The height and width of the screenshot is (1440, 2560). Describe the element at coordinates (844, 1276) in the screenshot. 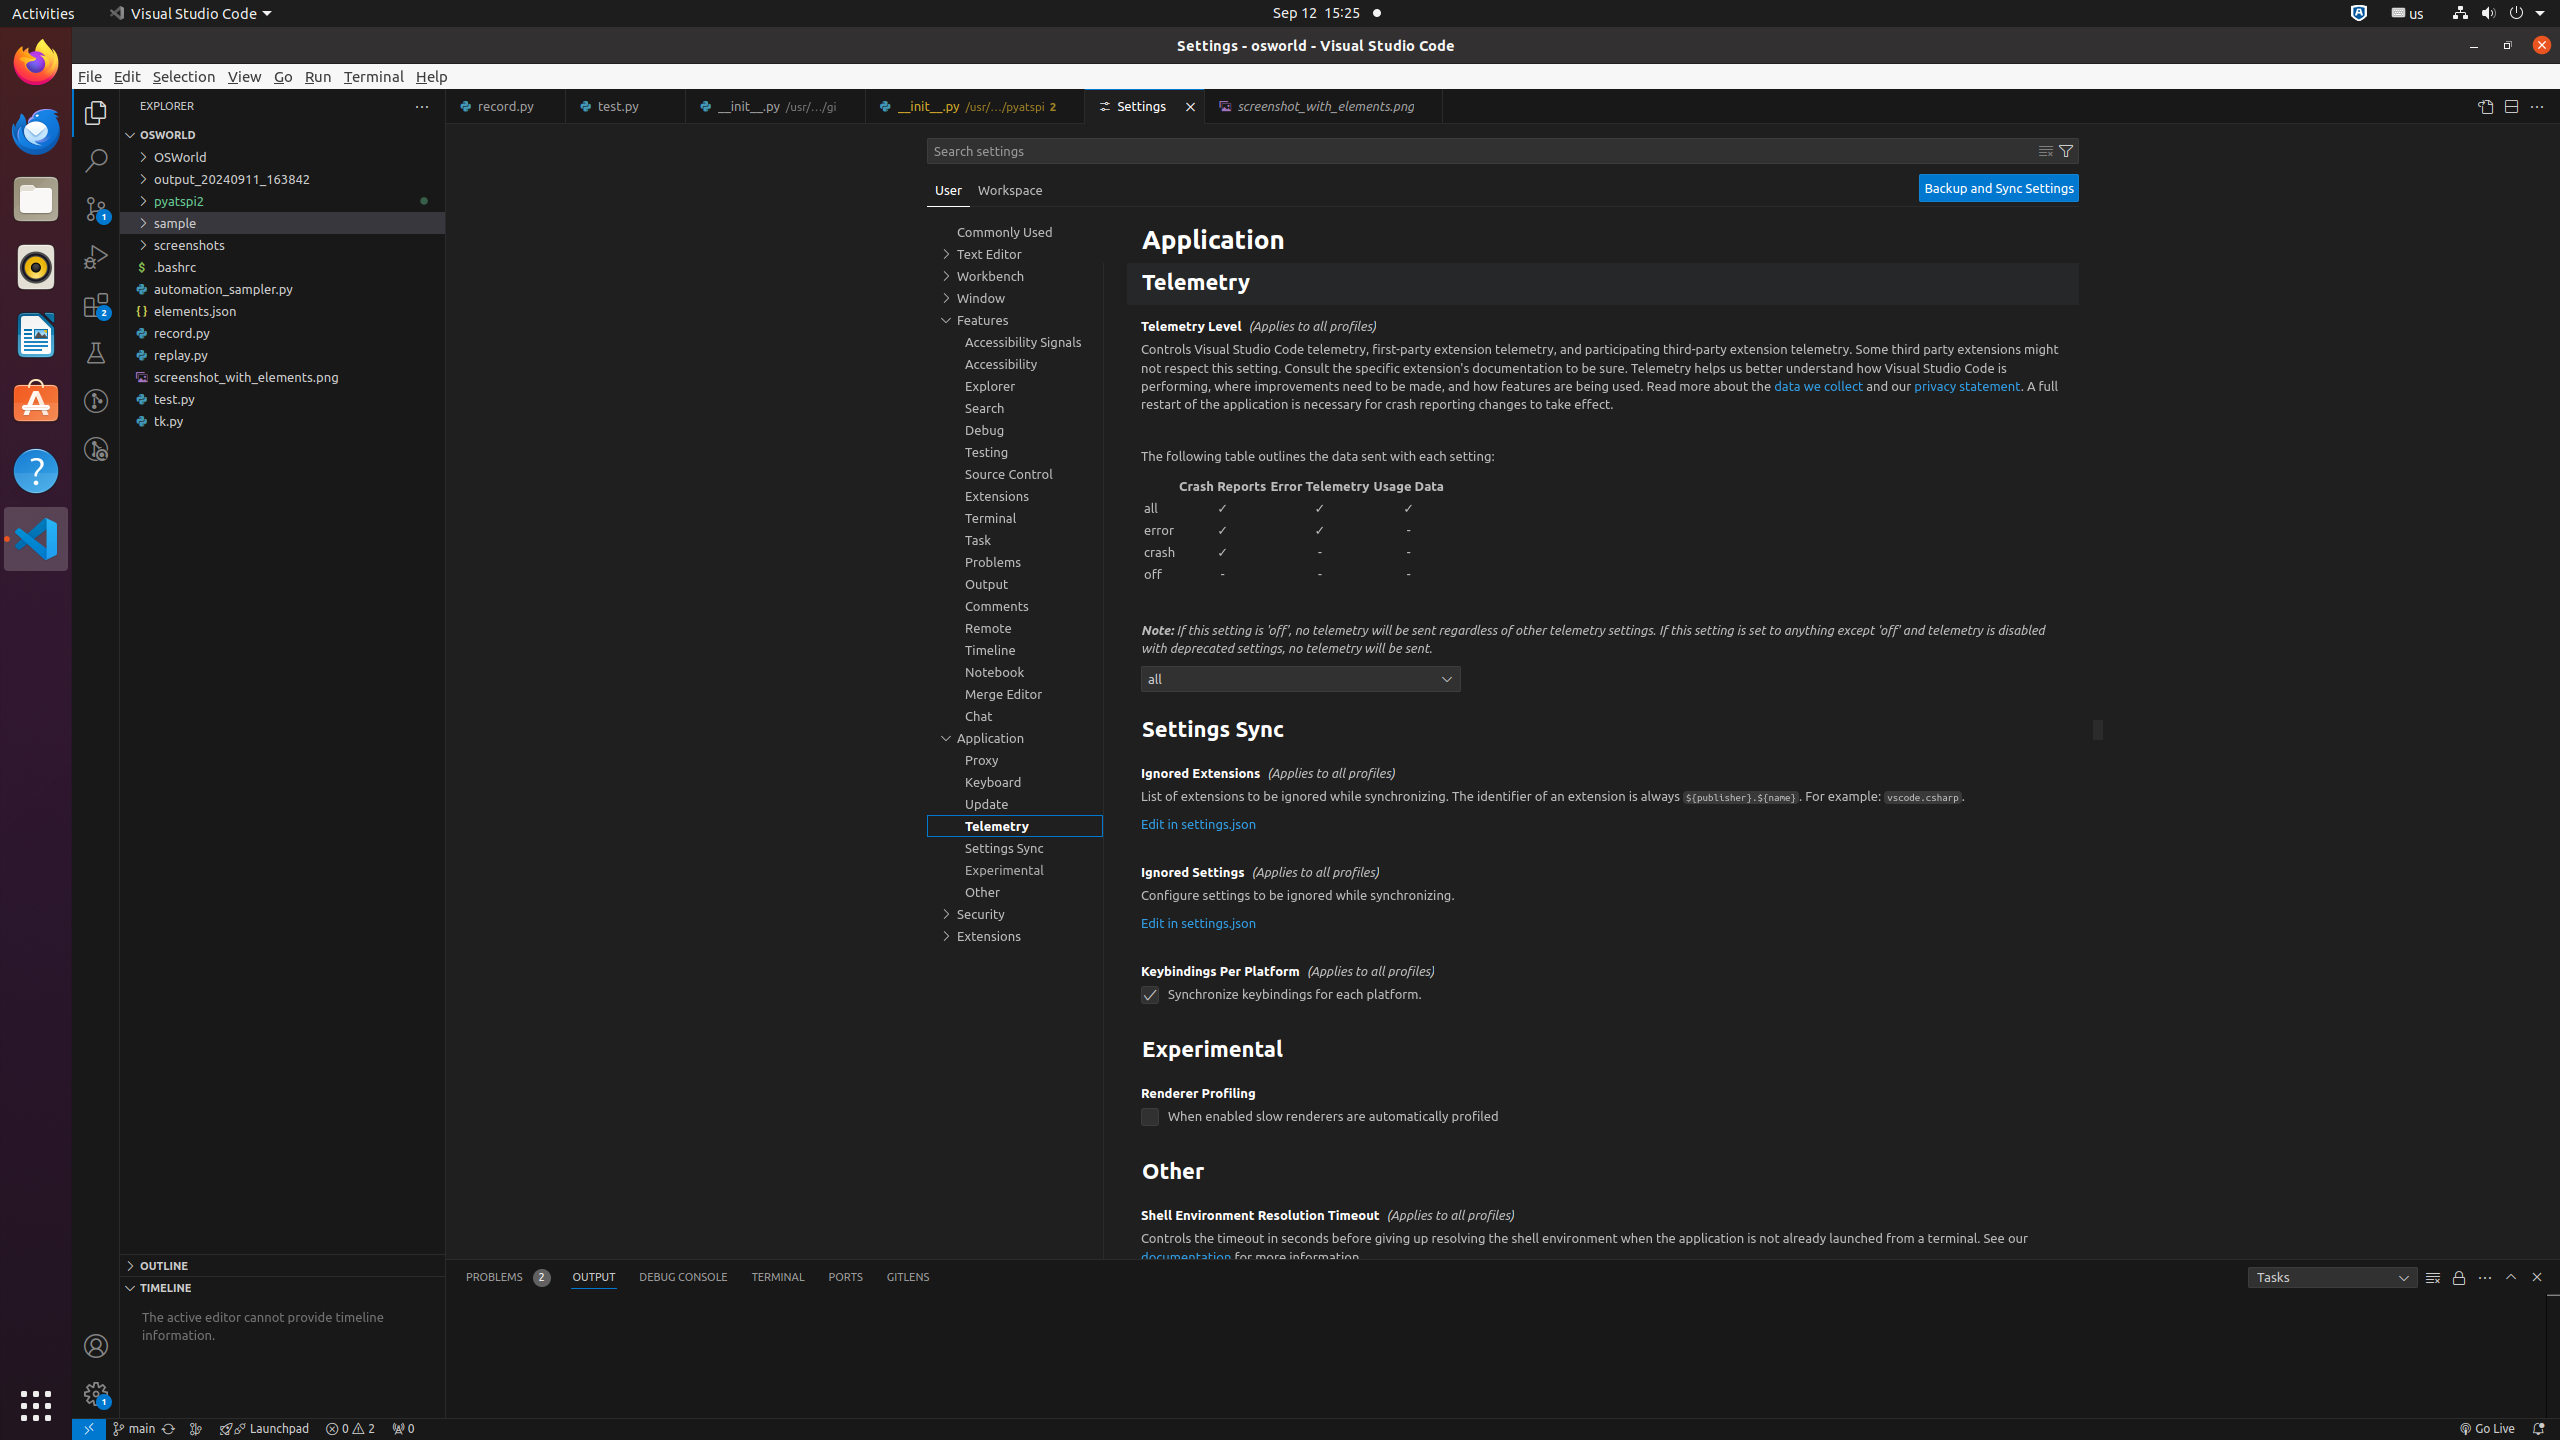

I see `'Ports'` at that location.